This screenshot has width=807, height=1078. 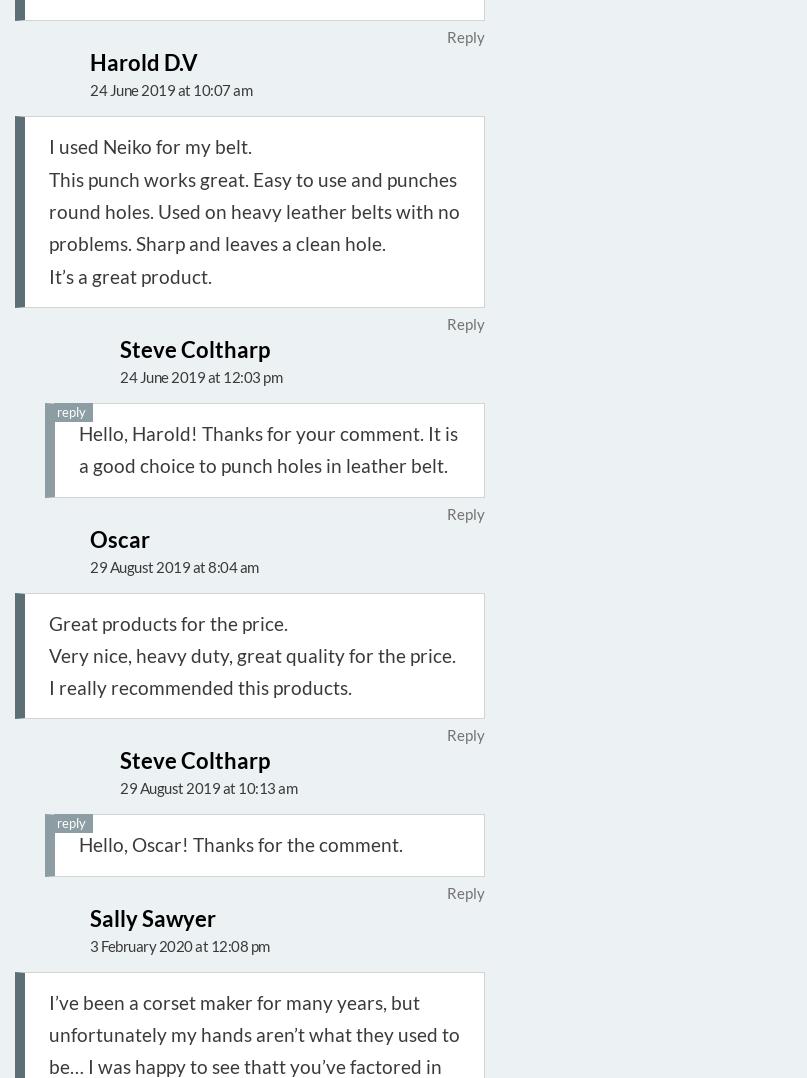 I want to click on 'I used Neiko for my belt.', so click(x=149, y=146).